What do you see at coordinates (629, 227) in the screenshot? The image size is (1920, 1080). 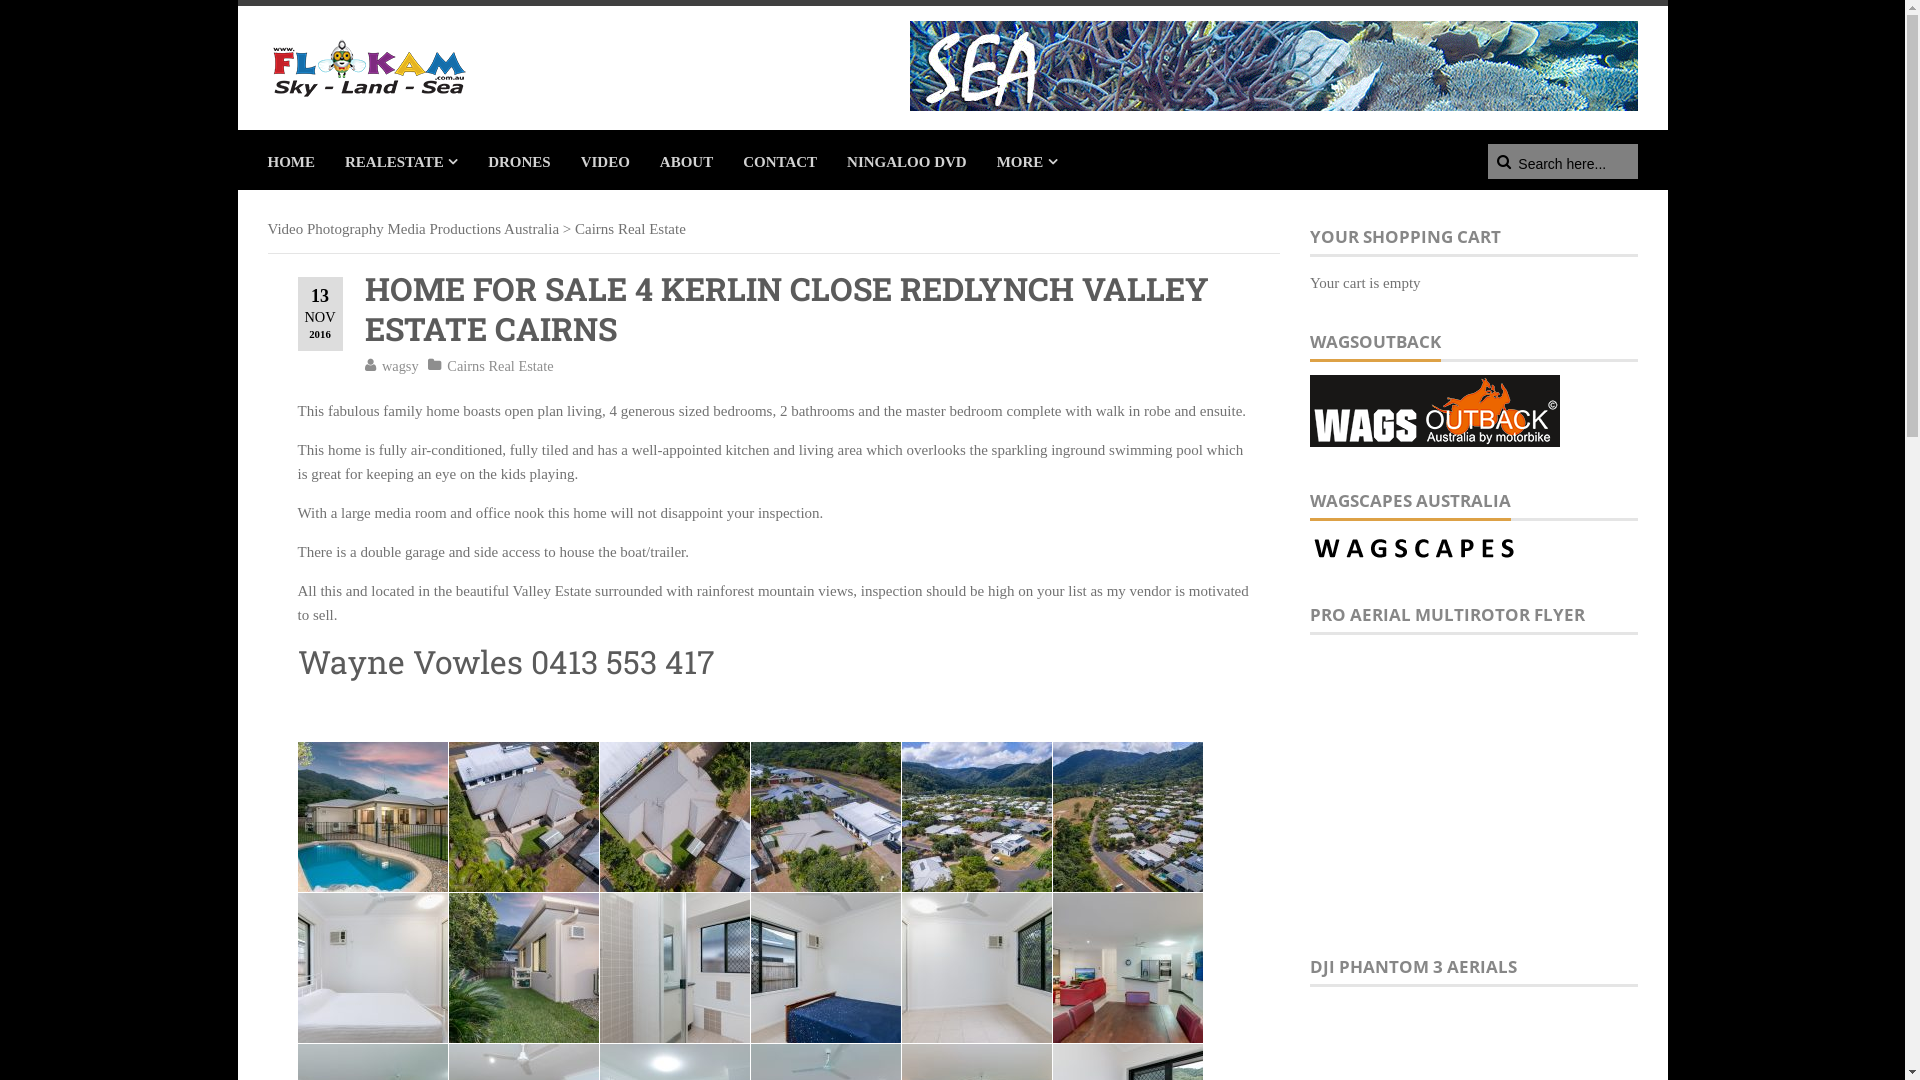 I see `'Cairns Real Estate'` at bounding box center [629, 227].